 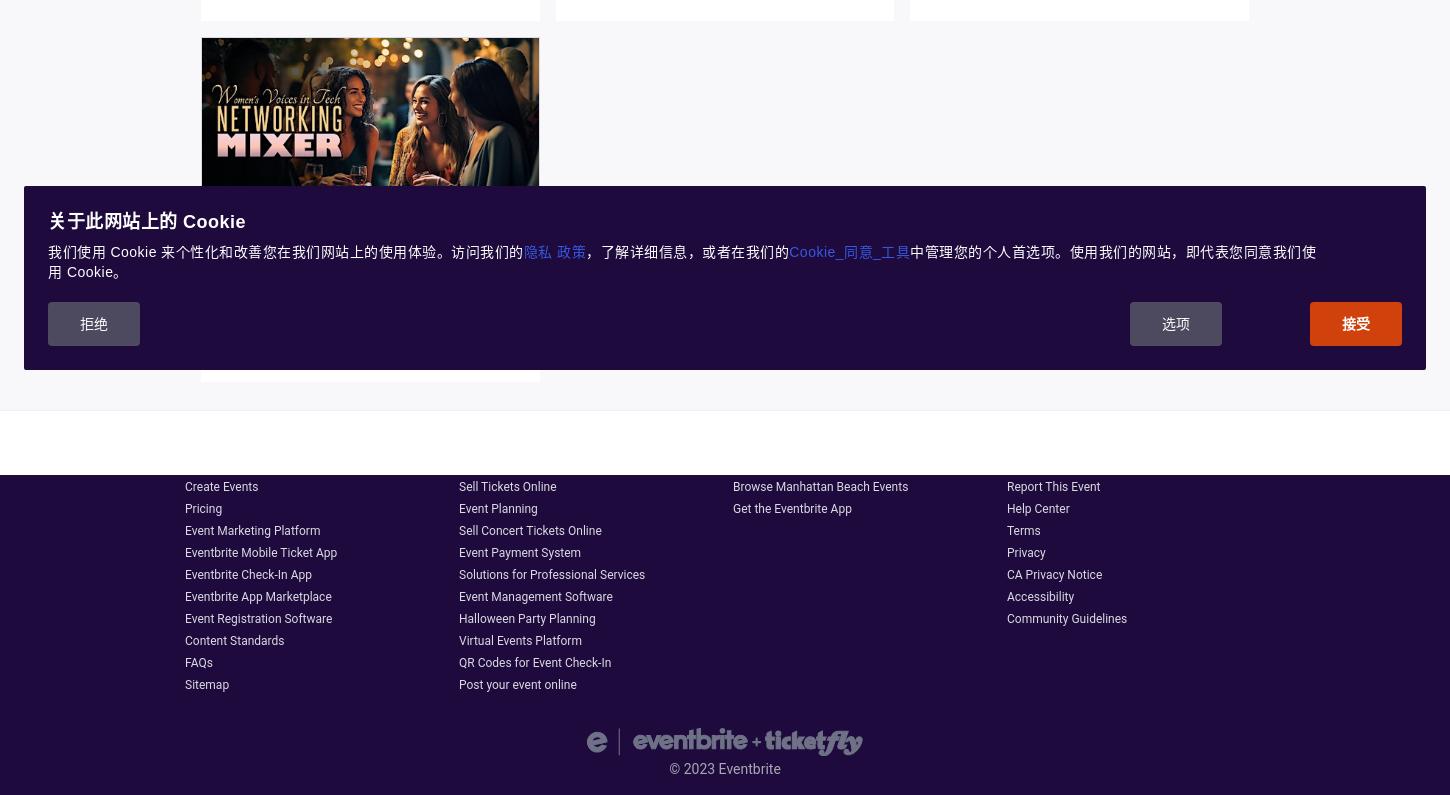 I want to click on 'Eventbrite Mobile Ticket App', so click(x=261, y=553).